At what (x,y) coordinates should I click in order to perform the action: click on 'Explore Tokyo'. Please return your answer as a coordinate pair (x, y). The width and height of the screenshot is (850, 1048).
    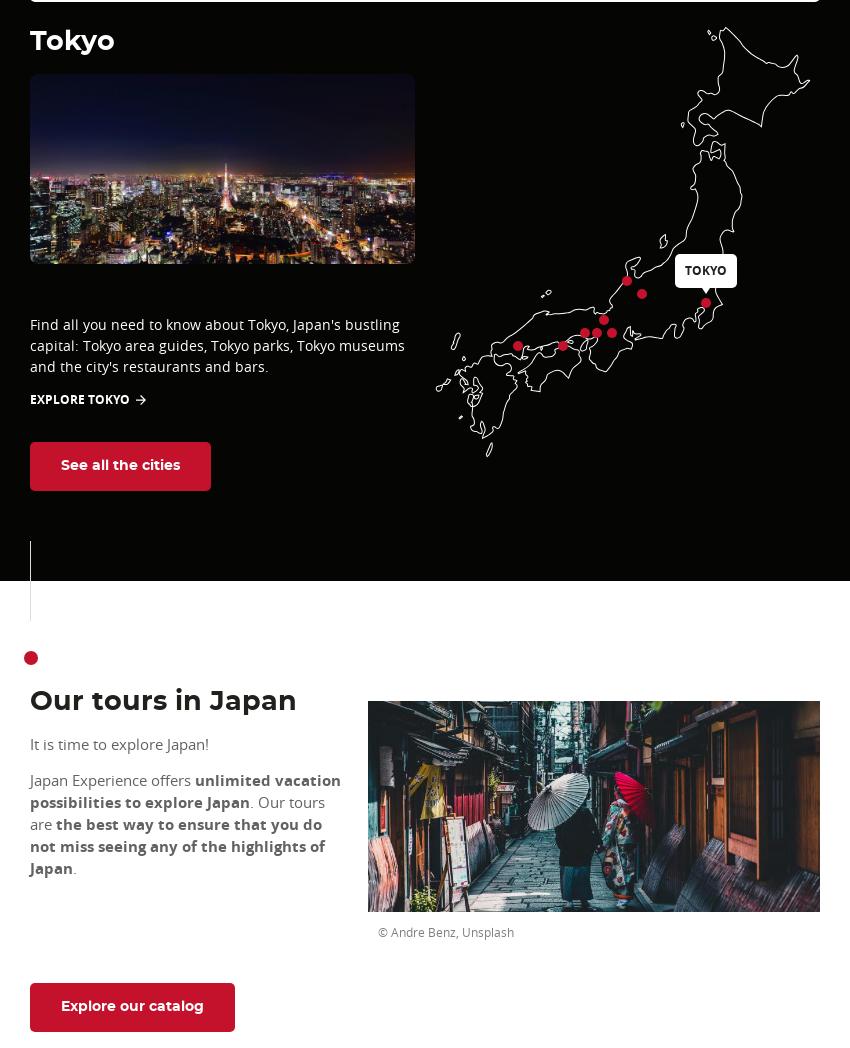
    Looking at the image, I should click on (79, 399).